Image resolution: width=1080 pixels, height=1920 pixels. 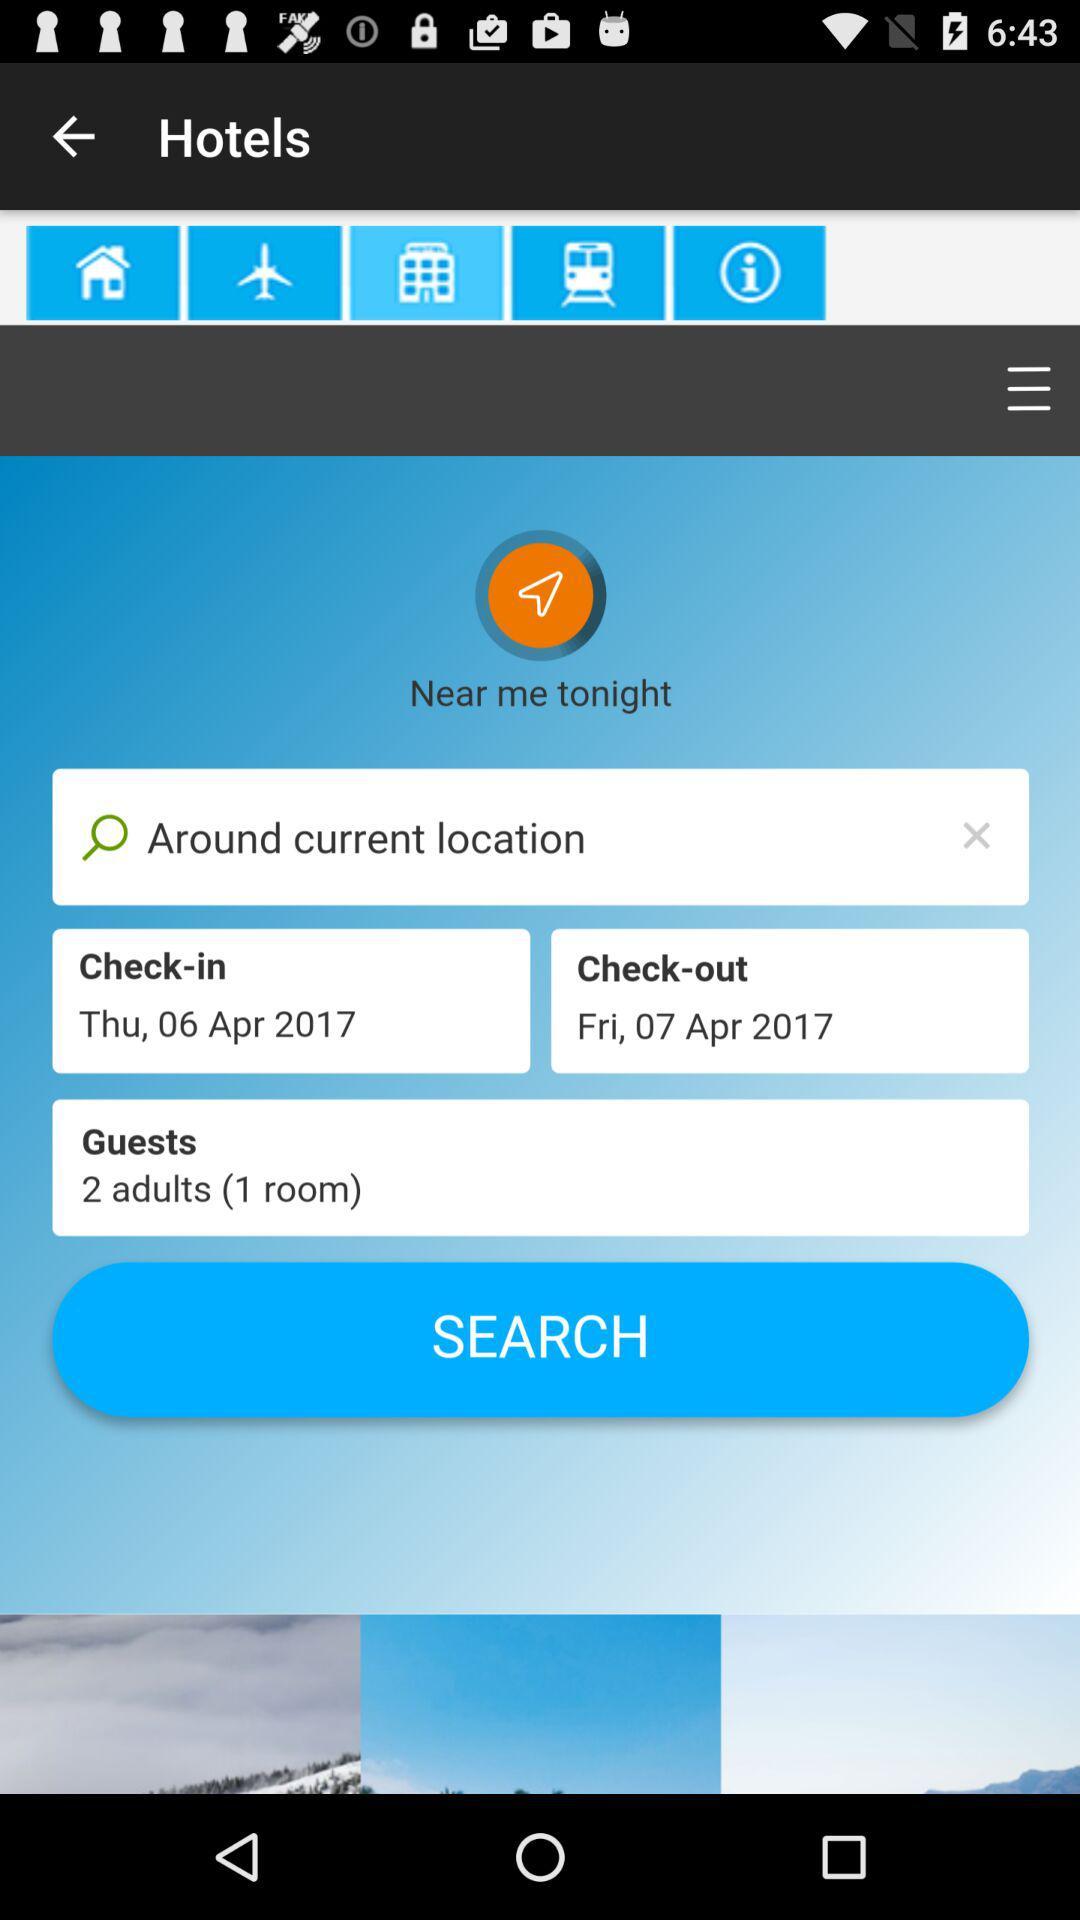 What do you see at coordinates (540, 1002) in the screenshot?
I see `locate near by` at bounding box center [540, 1002].